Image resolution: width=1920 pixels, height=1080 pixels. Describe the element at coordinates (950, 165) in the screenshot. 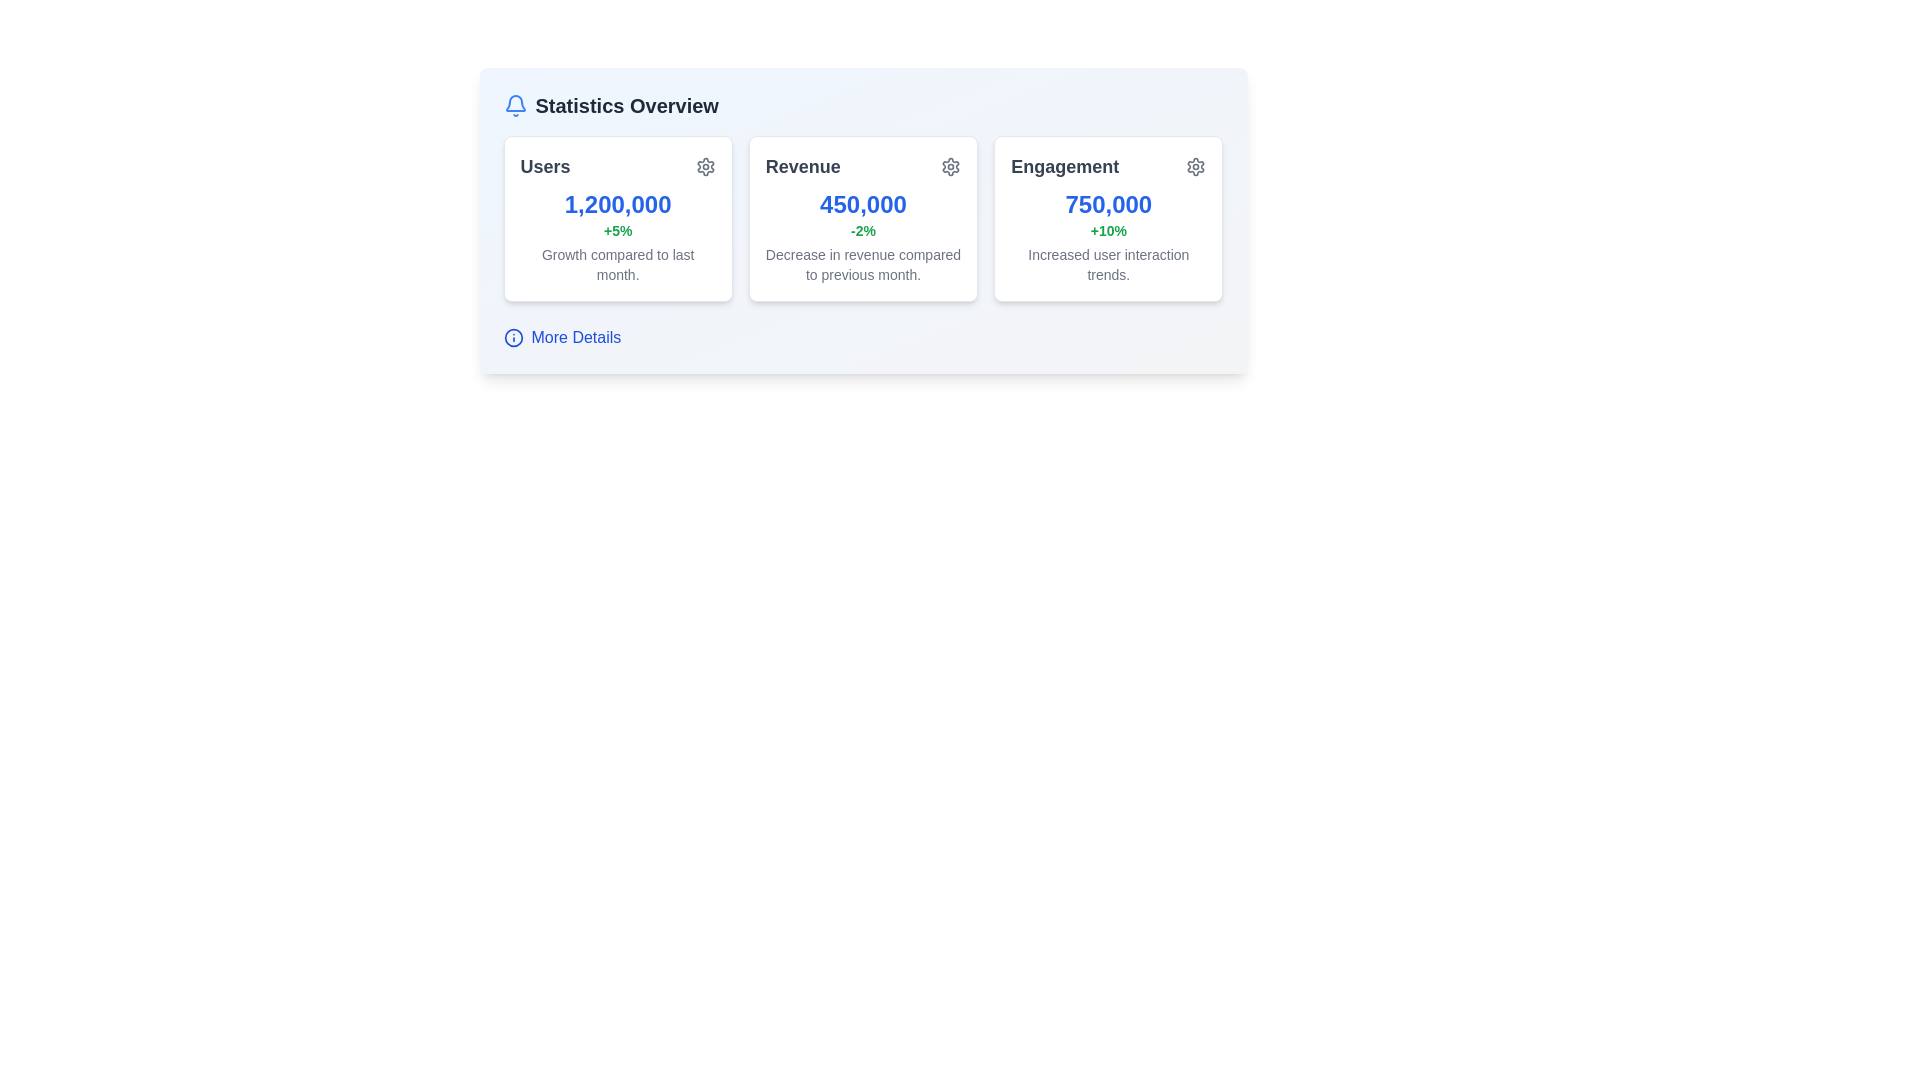

I see `the gear icon located in the 'Revenue' section, aligned with the top-right corner of the section card` at that location.